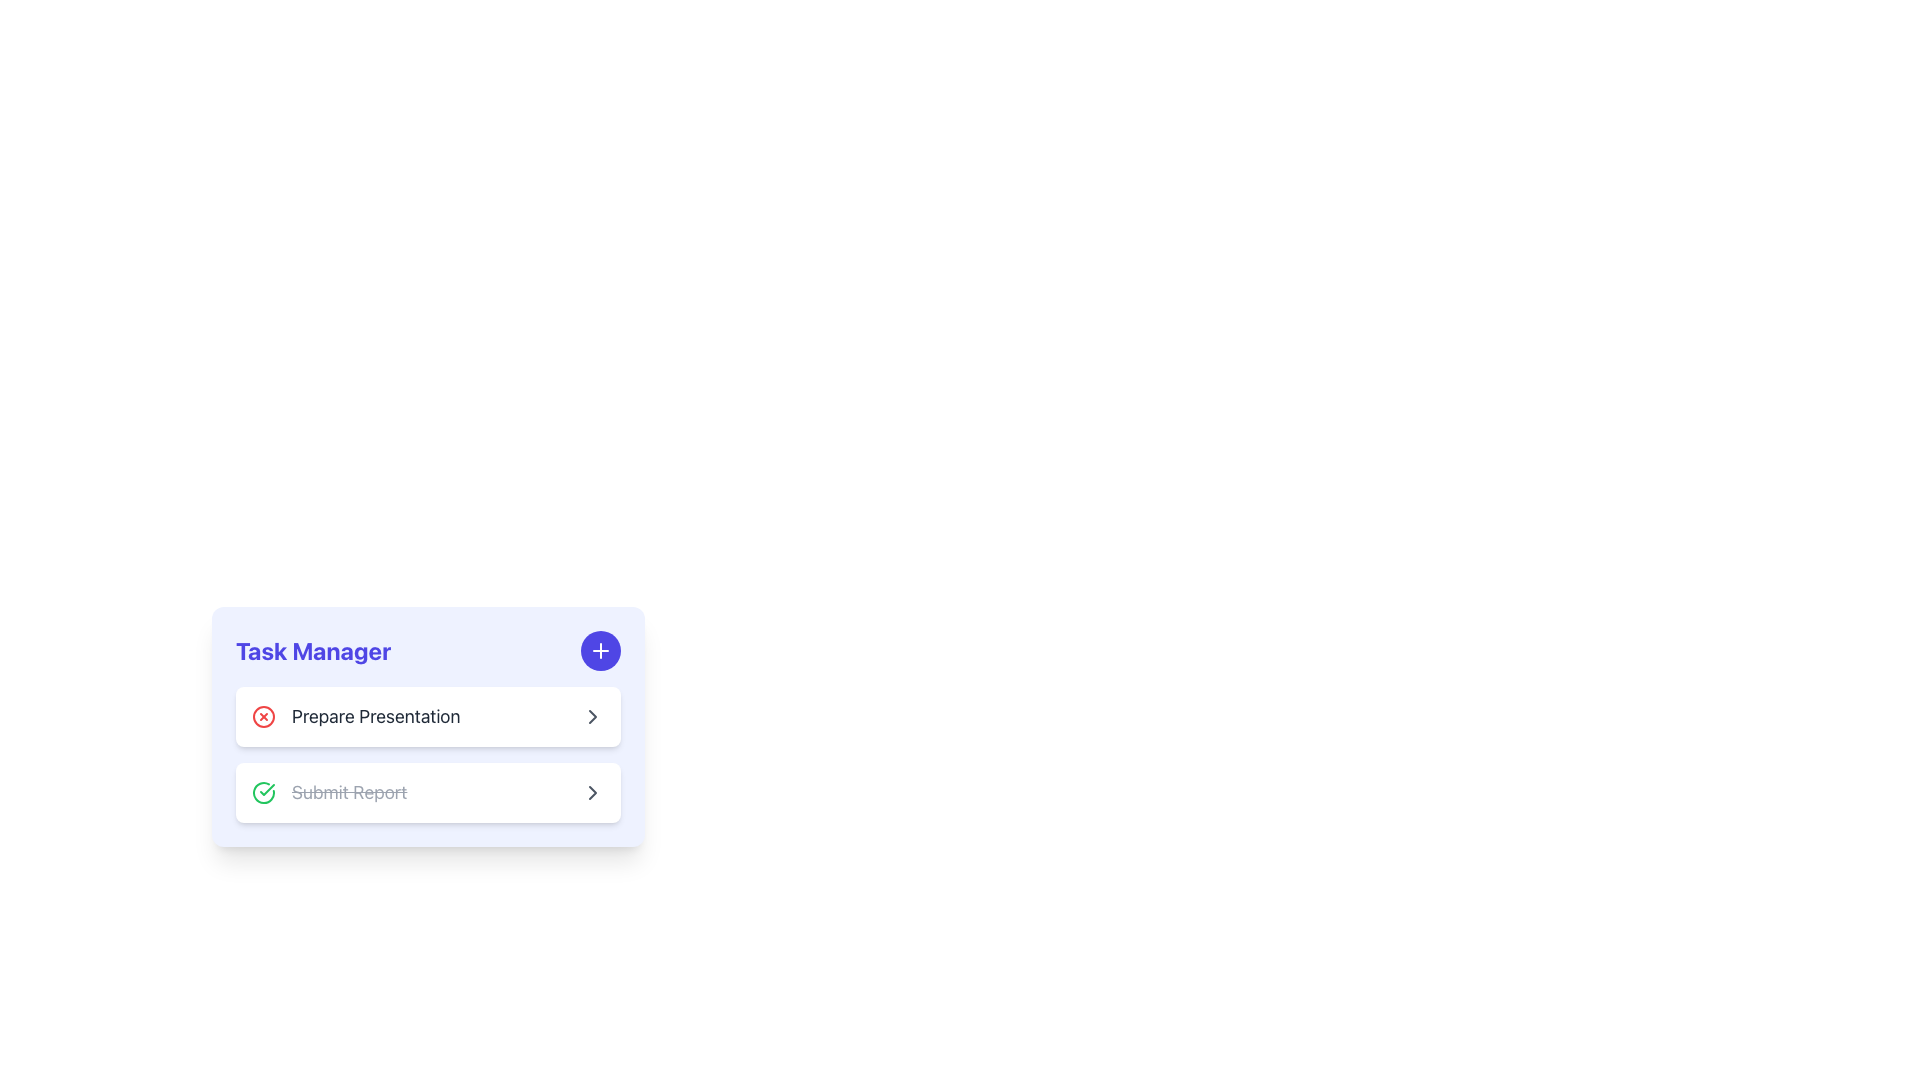 The width and height of the screenshot is (1920, 1080). What do you see at coordinates (263, 792) in the screenshot?
I see `the Checkmark icon` at bounding box center [263, 792].